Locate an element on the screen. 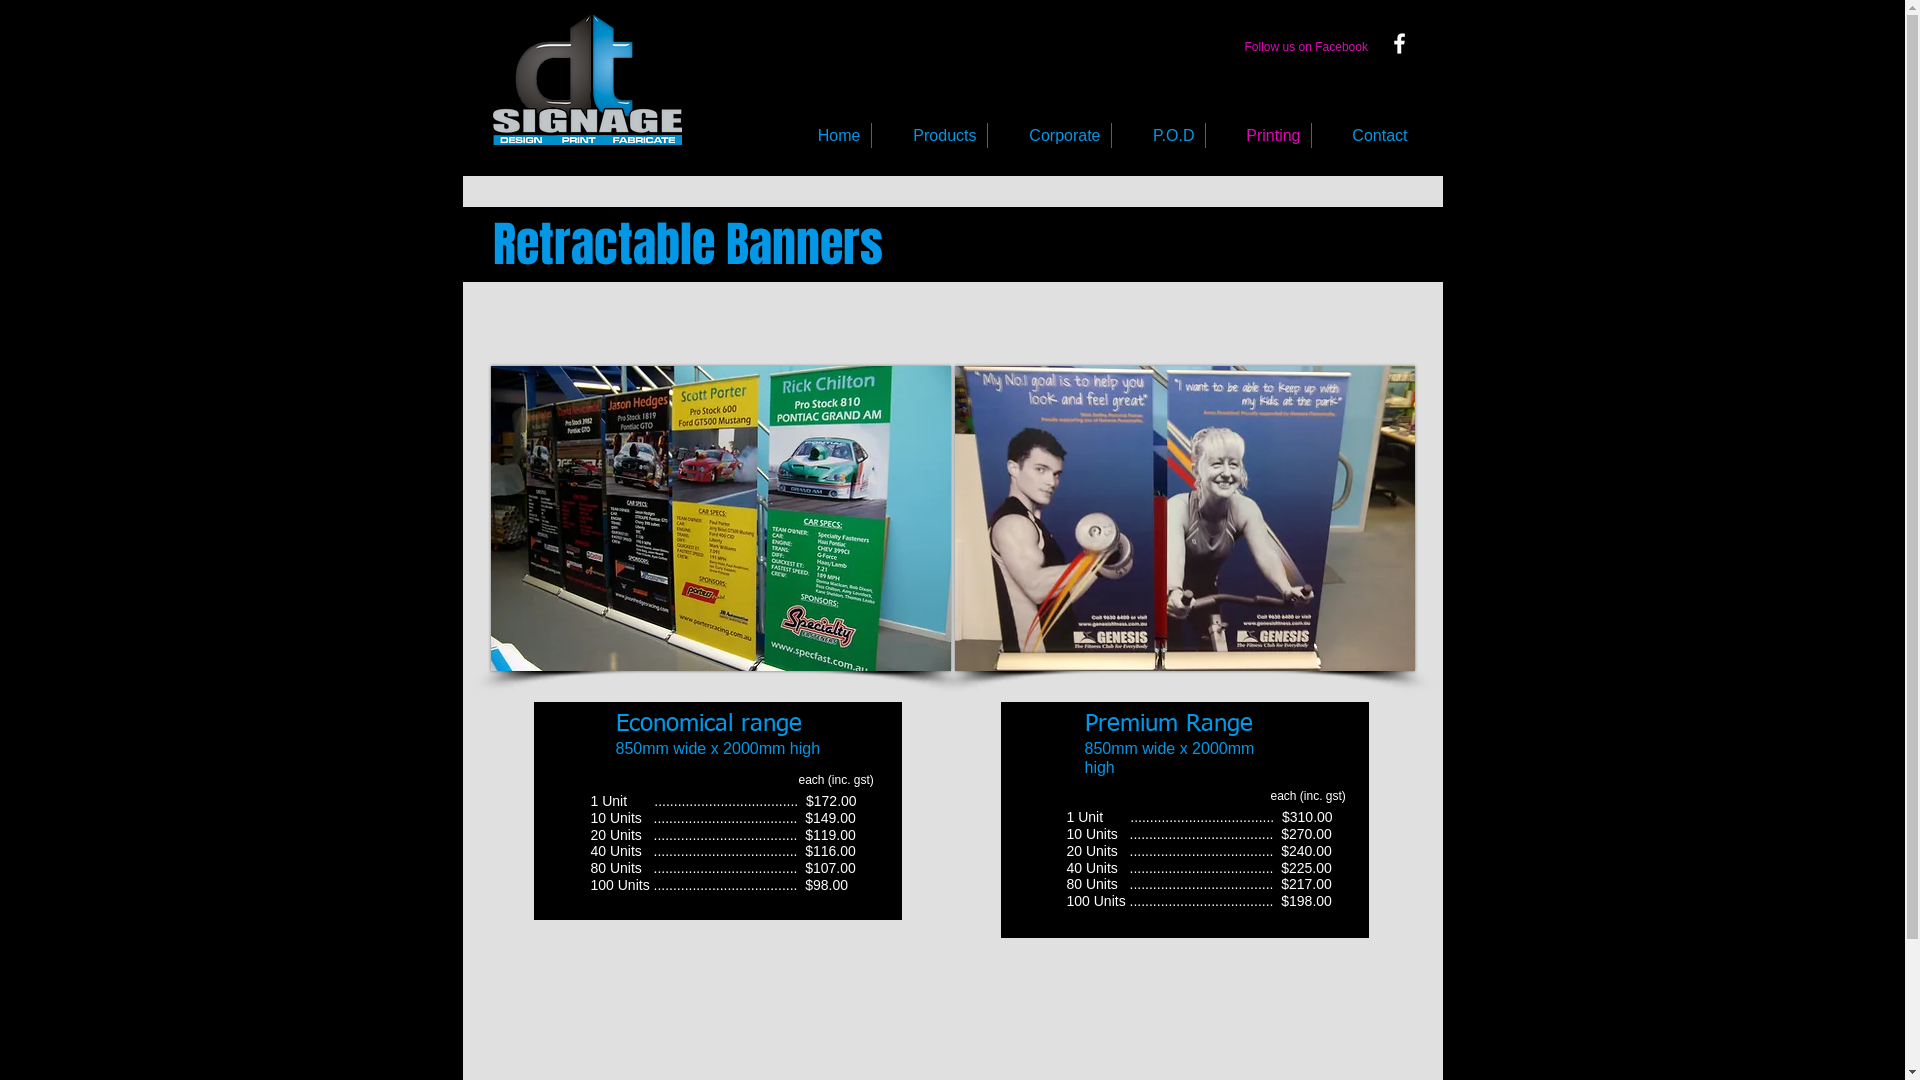 Image resolution: width=1920 pixels, height=1080 pixels. 'Corporate' is located at coordinates (1048, 135).